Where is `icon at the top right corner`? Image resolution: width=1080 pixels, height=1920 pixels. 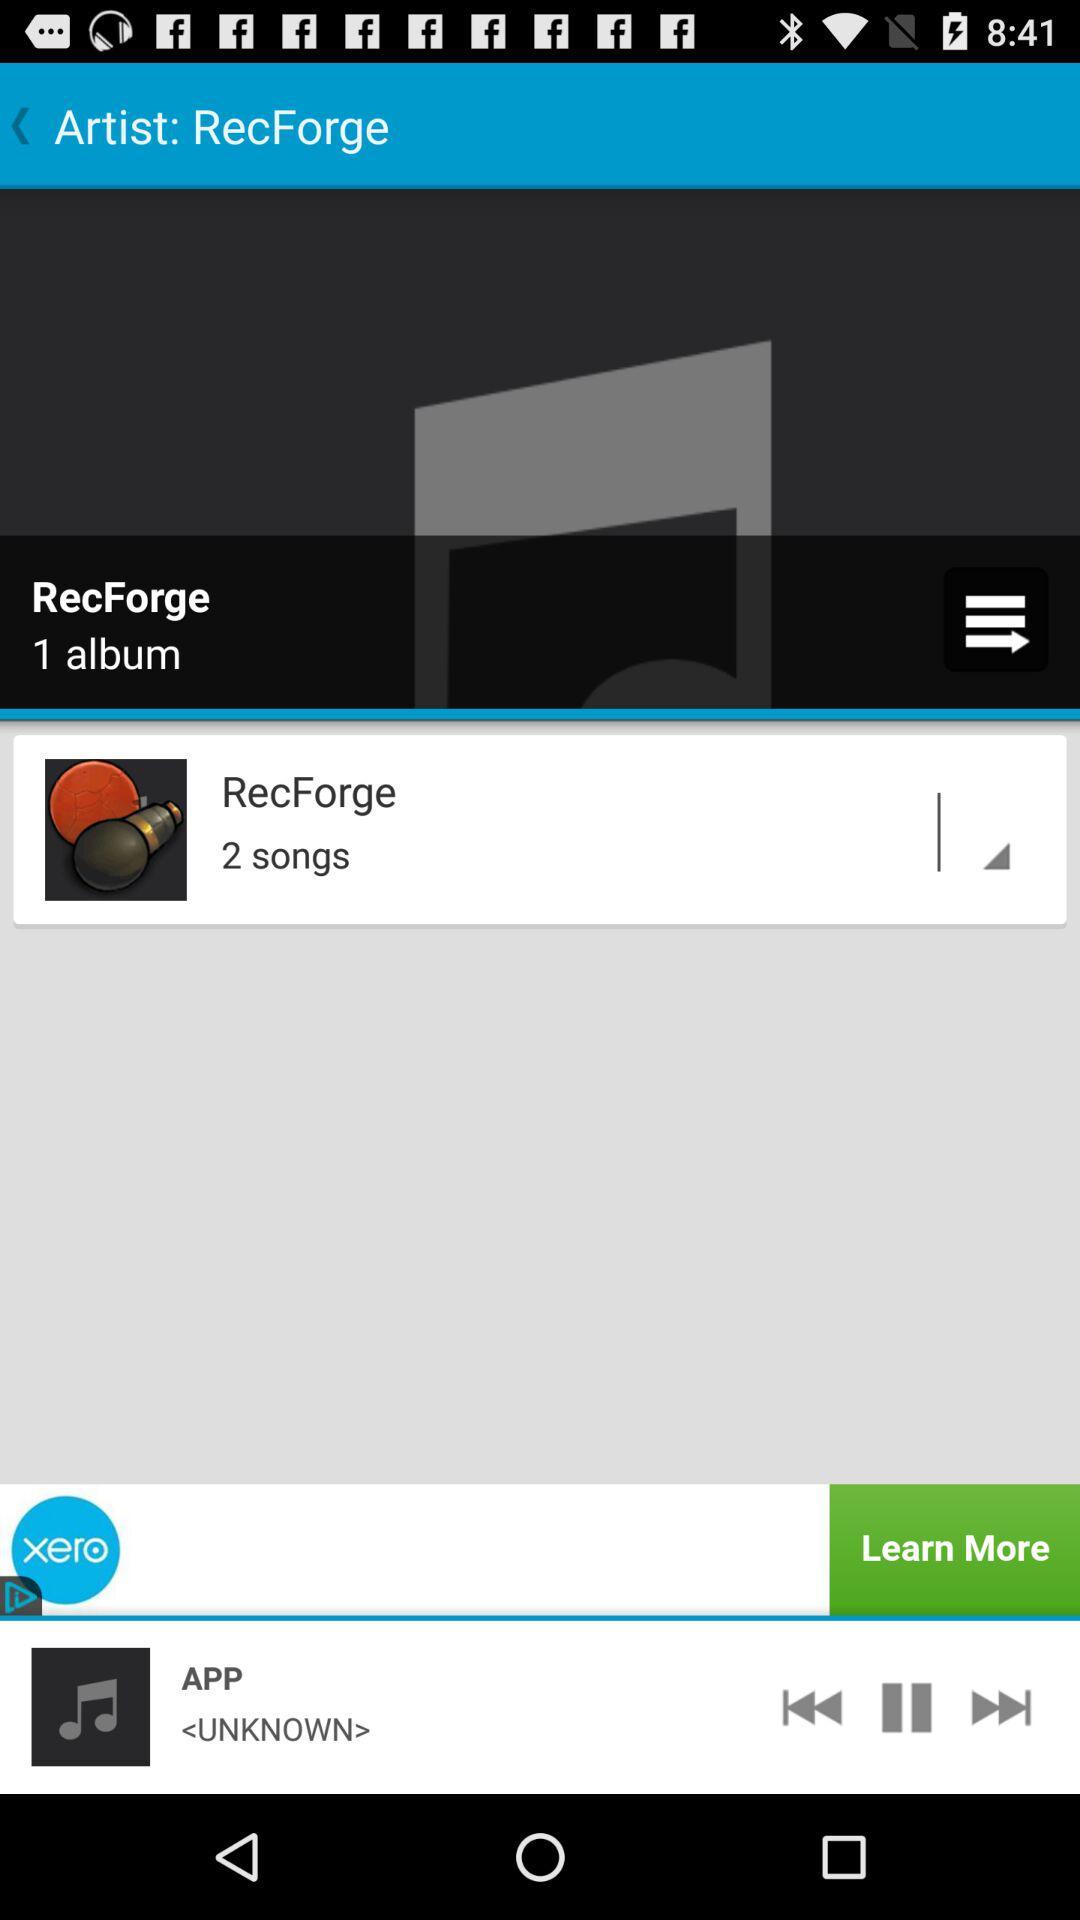
icon at the top right corner is located at coordinates (995, 618).